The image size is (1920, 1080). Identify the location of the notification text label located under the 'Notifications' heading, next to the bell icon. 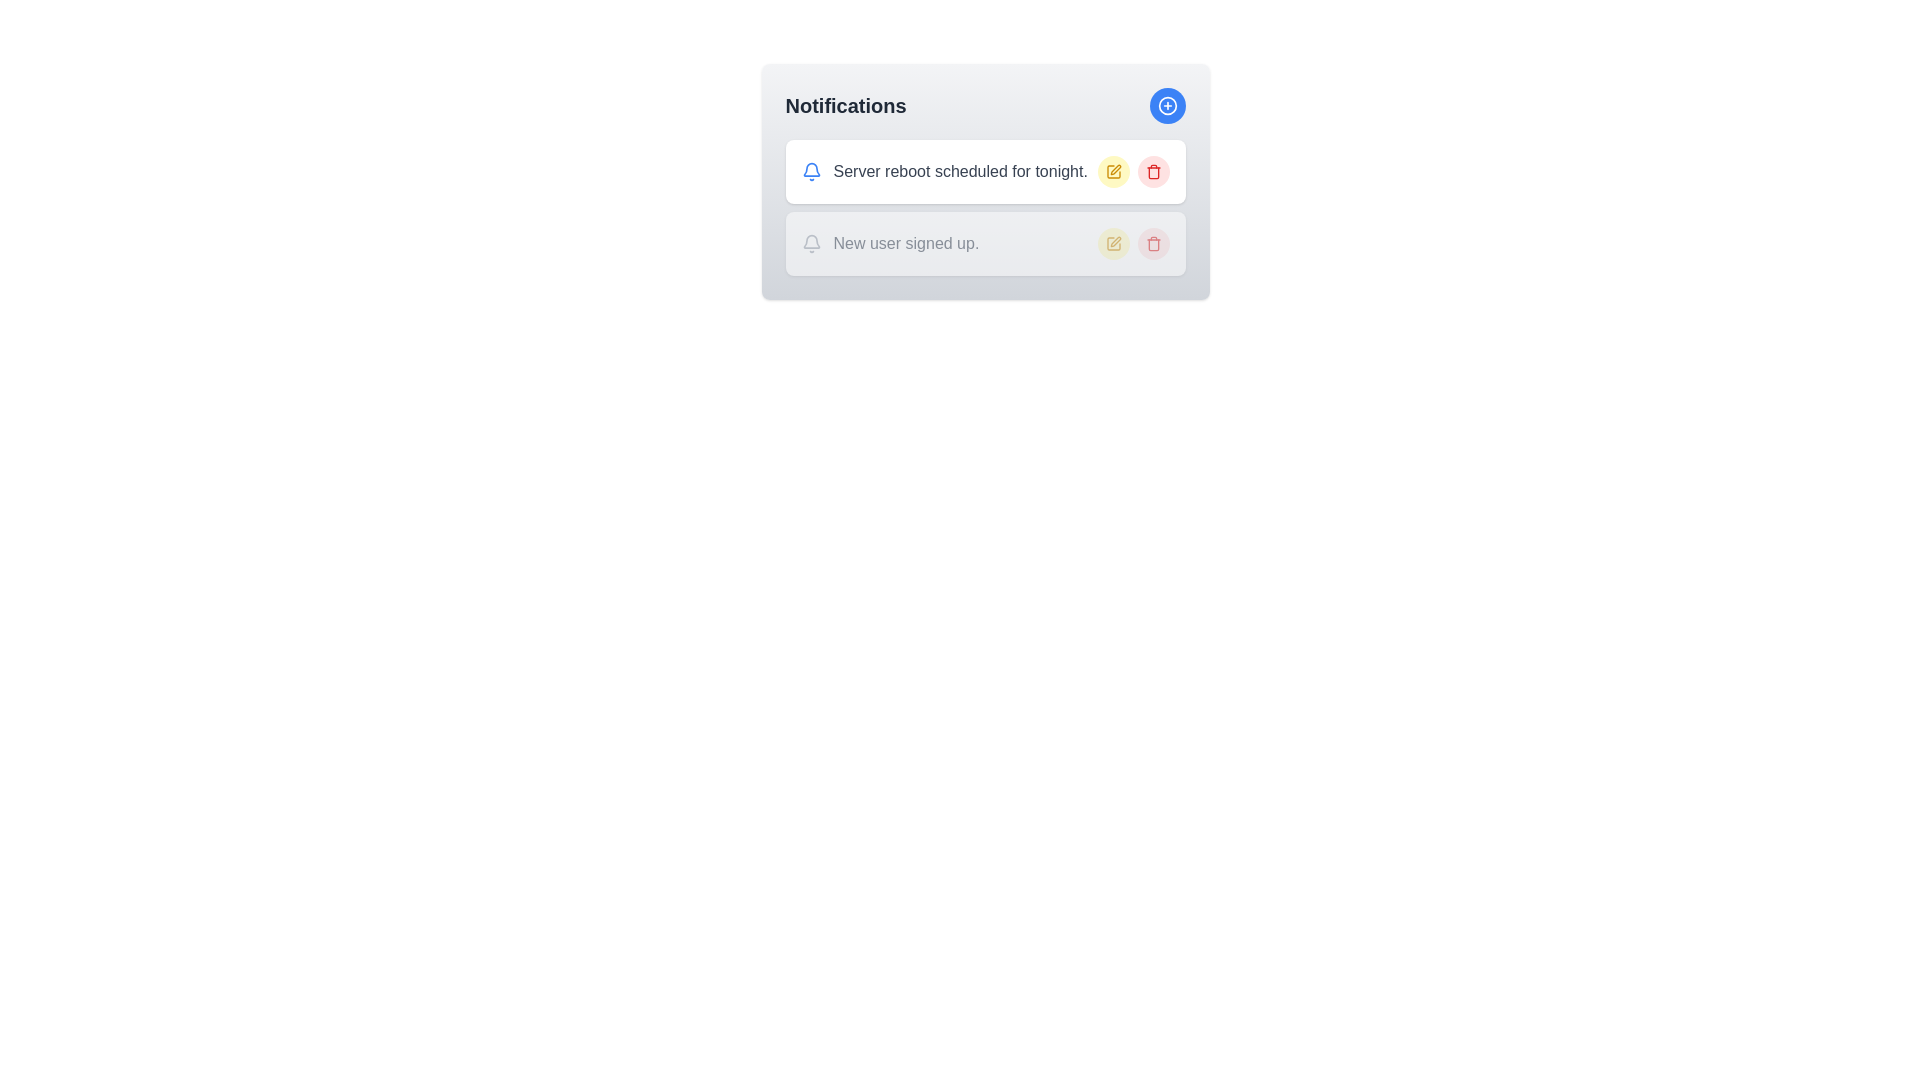
(960, 171).